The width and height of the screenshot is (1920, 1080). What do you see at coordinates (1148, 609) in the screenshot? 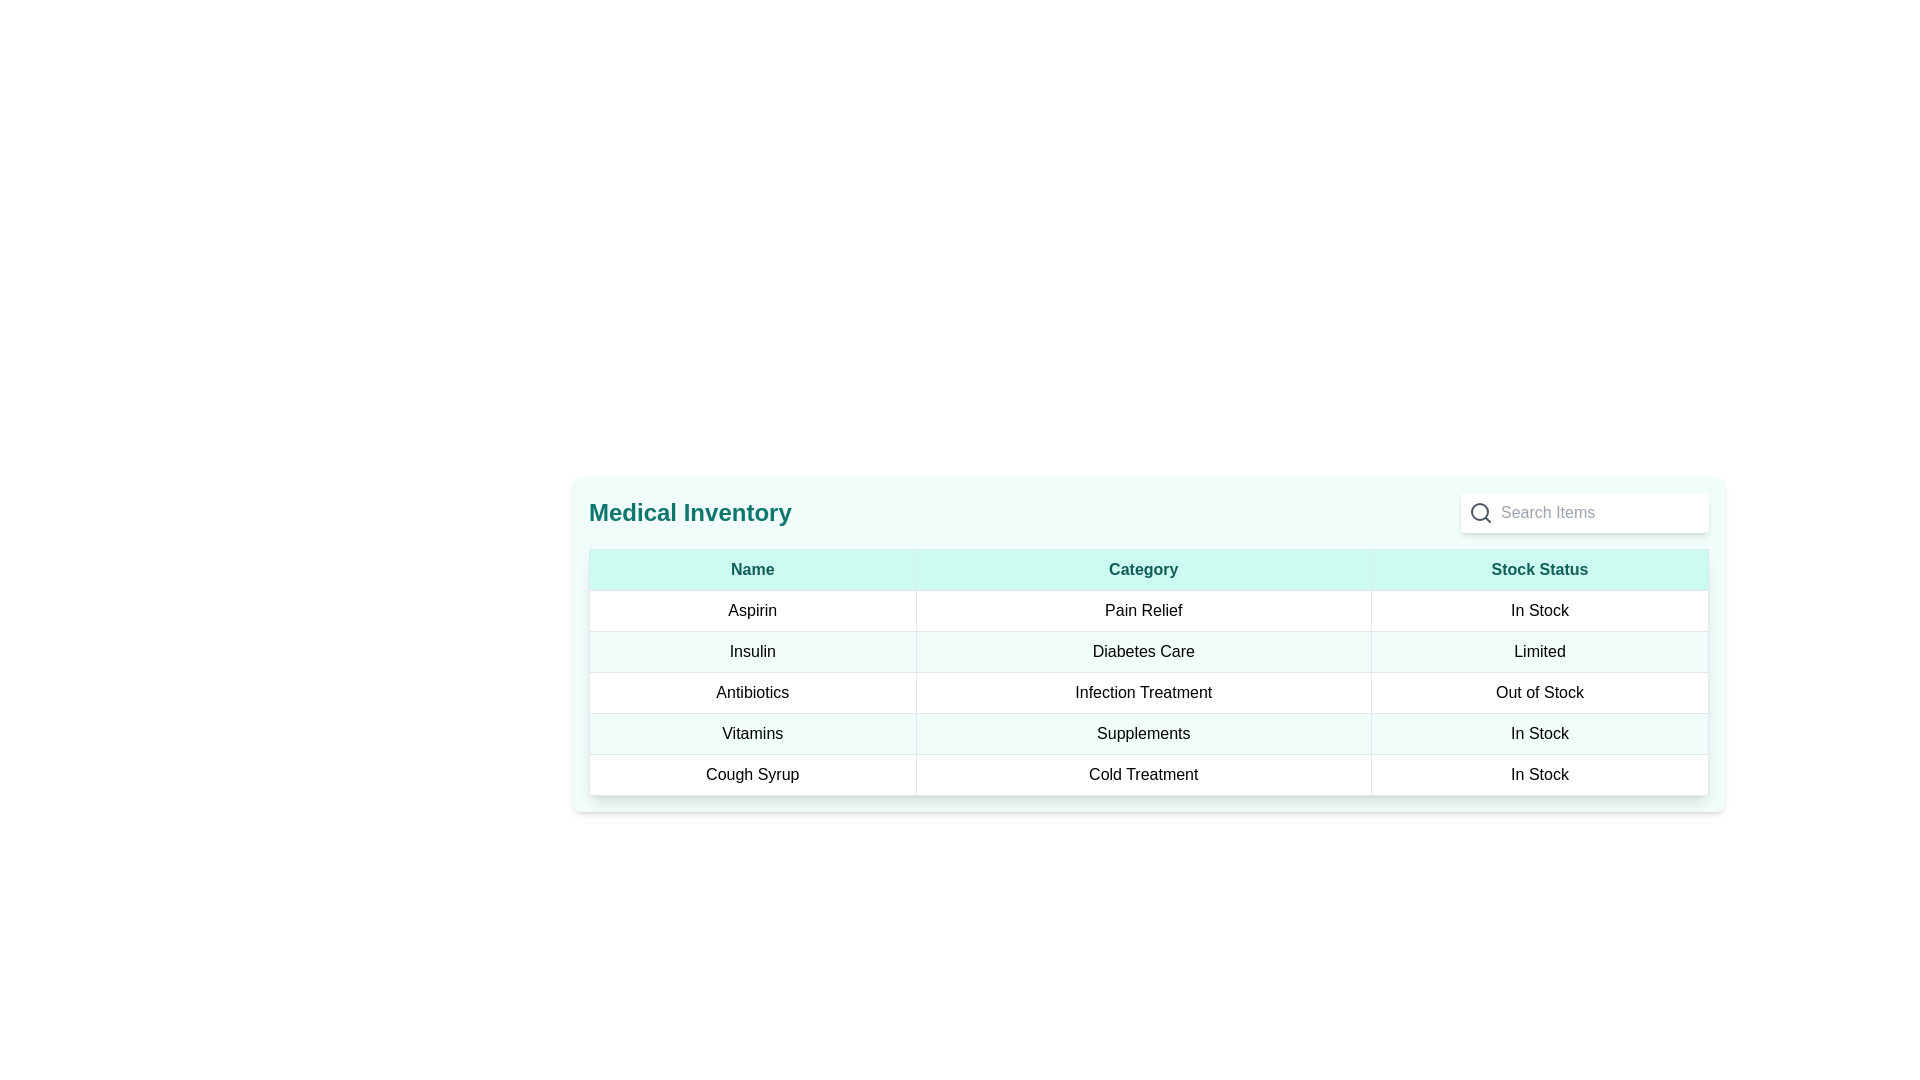
I see `the 'Category' cell in the first row of the inventory table for the product 'Aspirin'` at bounding box center [1148, 609].